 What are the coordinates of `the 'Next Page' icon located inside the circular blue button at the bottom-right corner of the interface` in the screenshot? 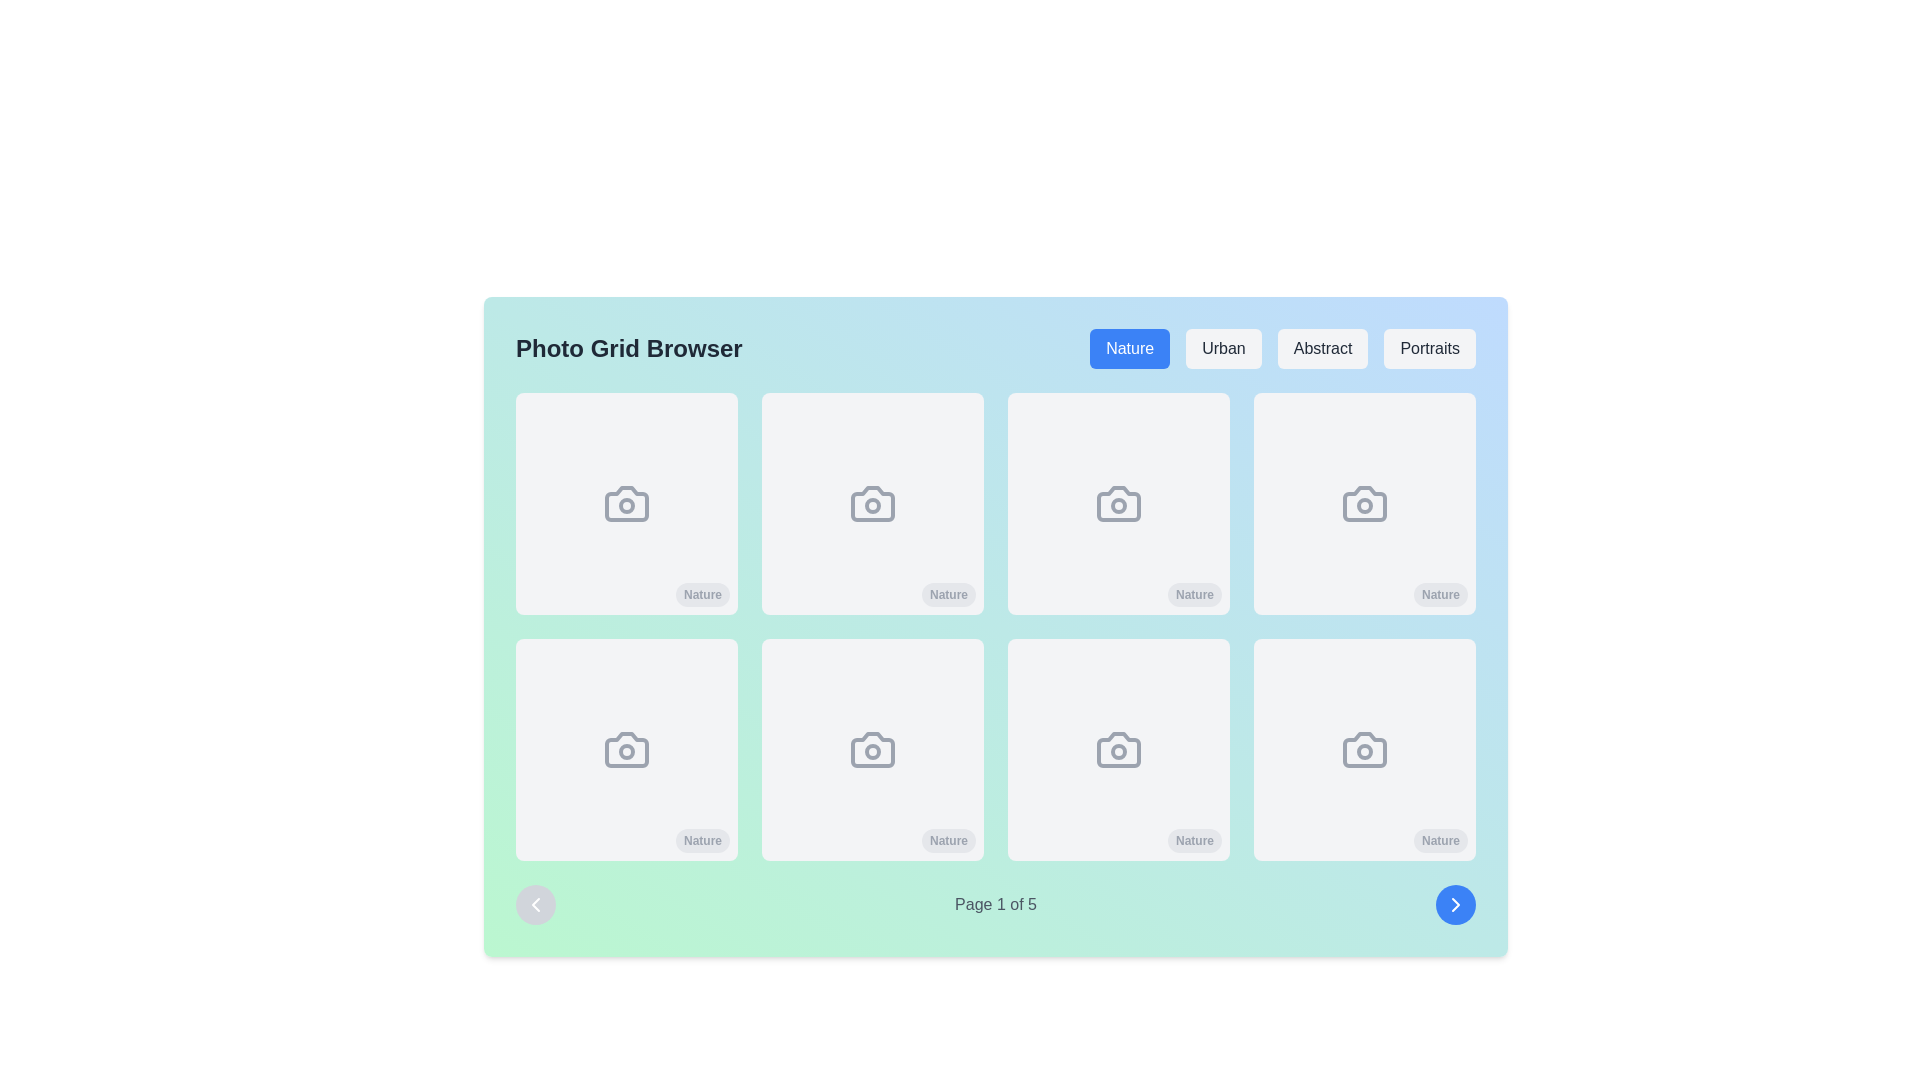 It's located at (1455, 905).